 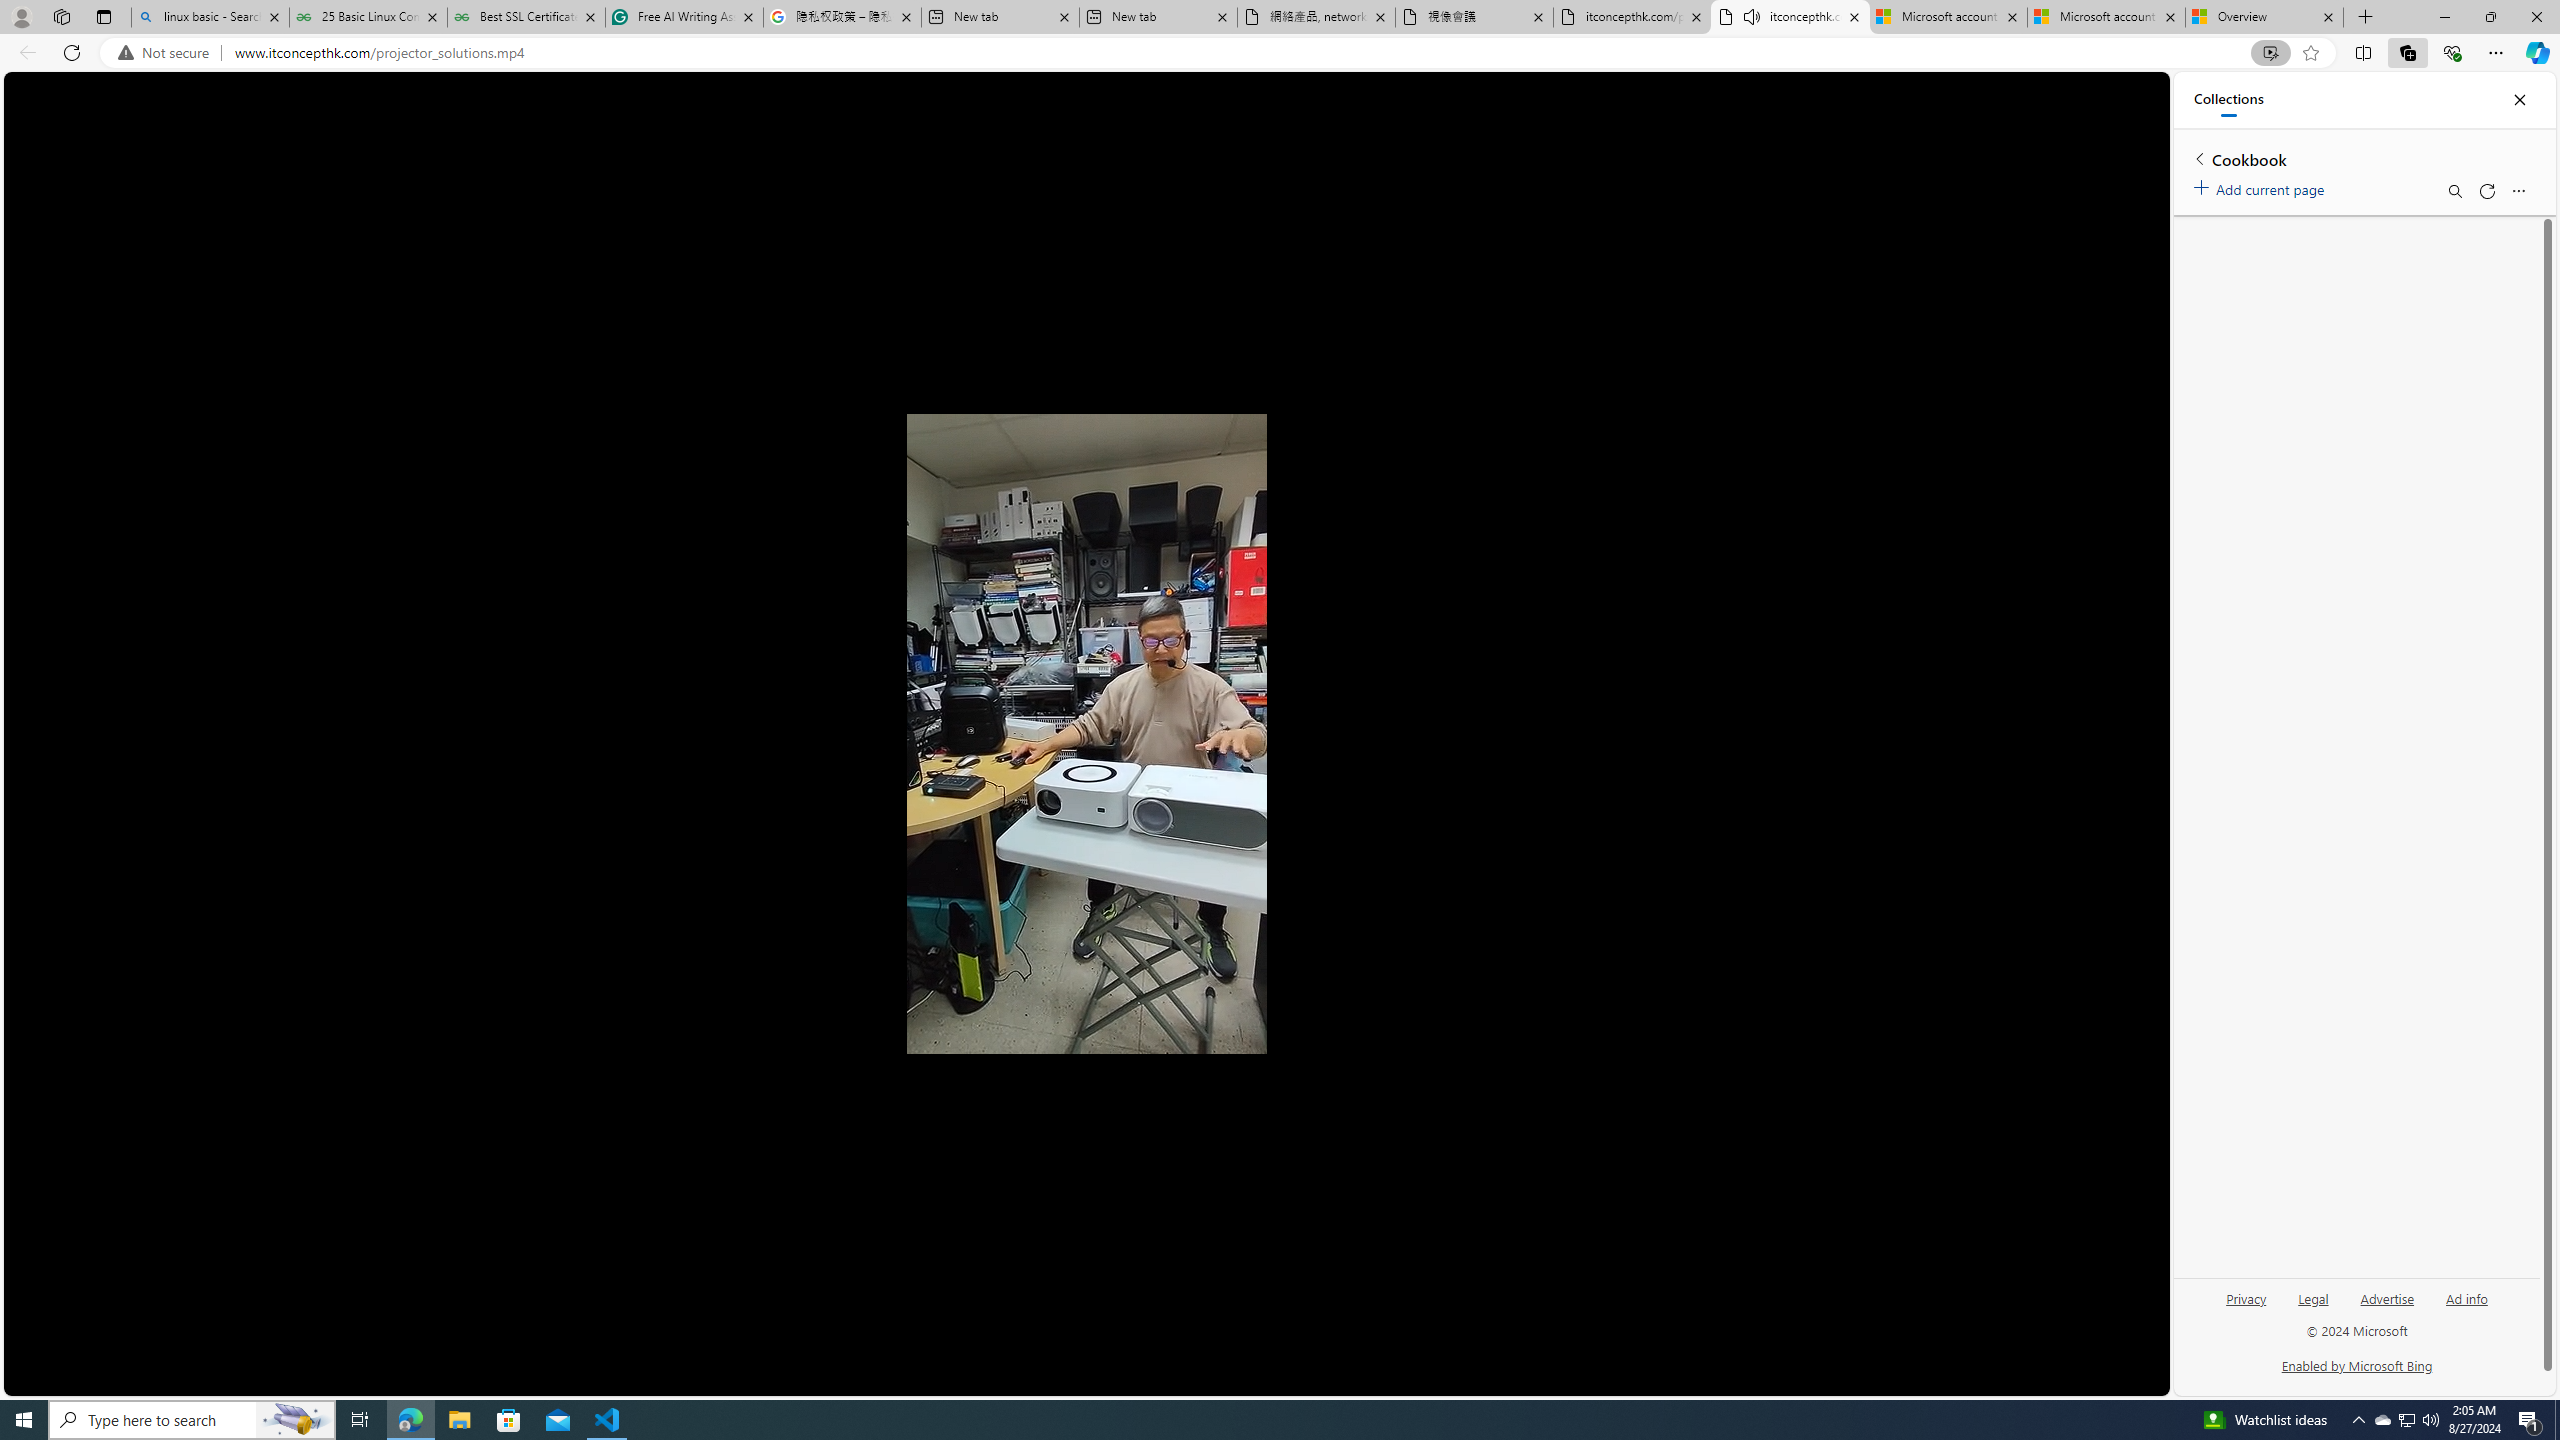 I want to click on 'Best SSL Certificates Provider in India - GeeksforGeeks', so click(x=525, y=16).